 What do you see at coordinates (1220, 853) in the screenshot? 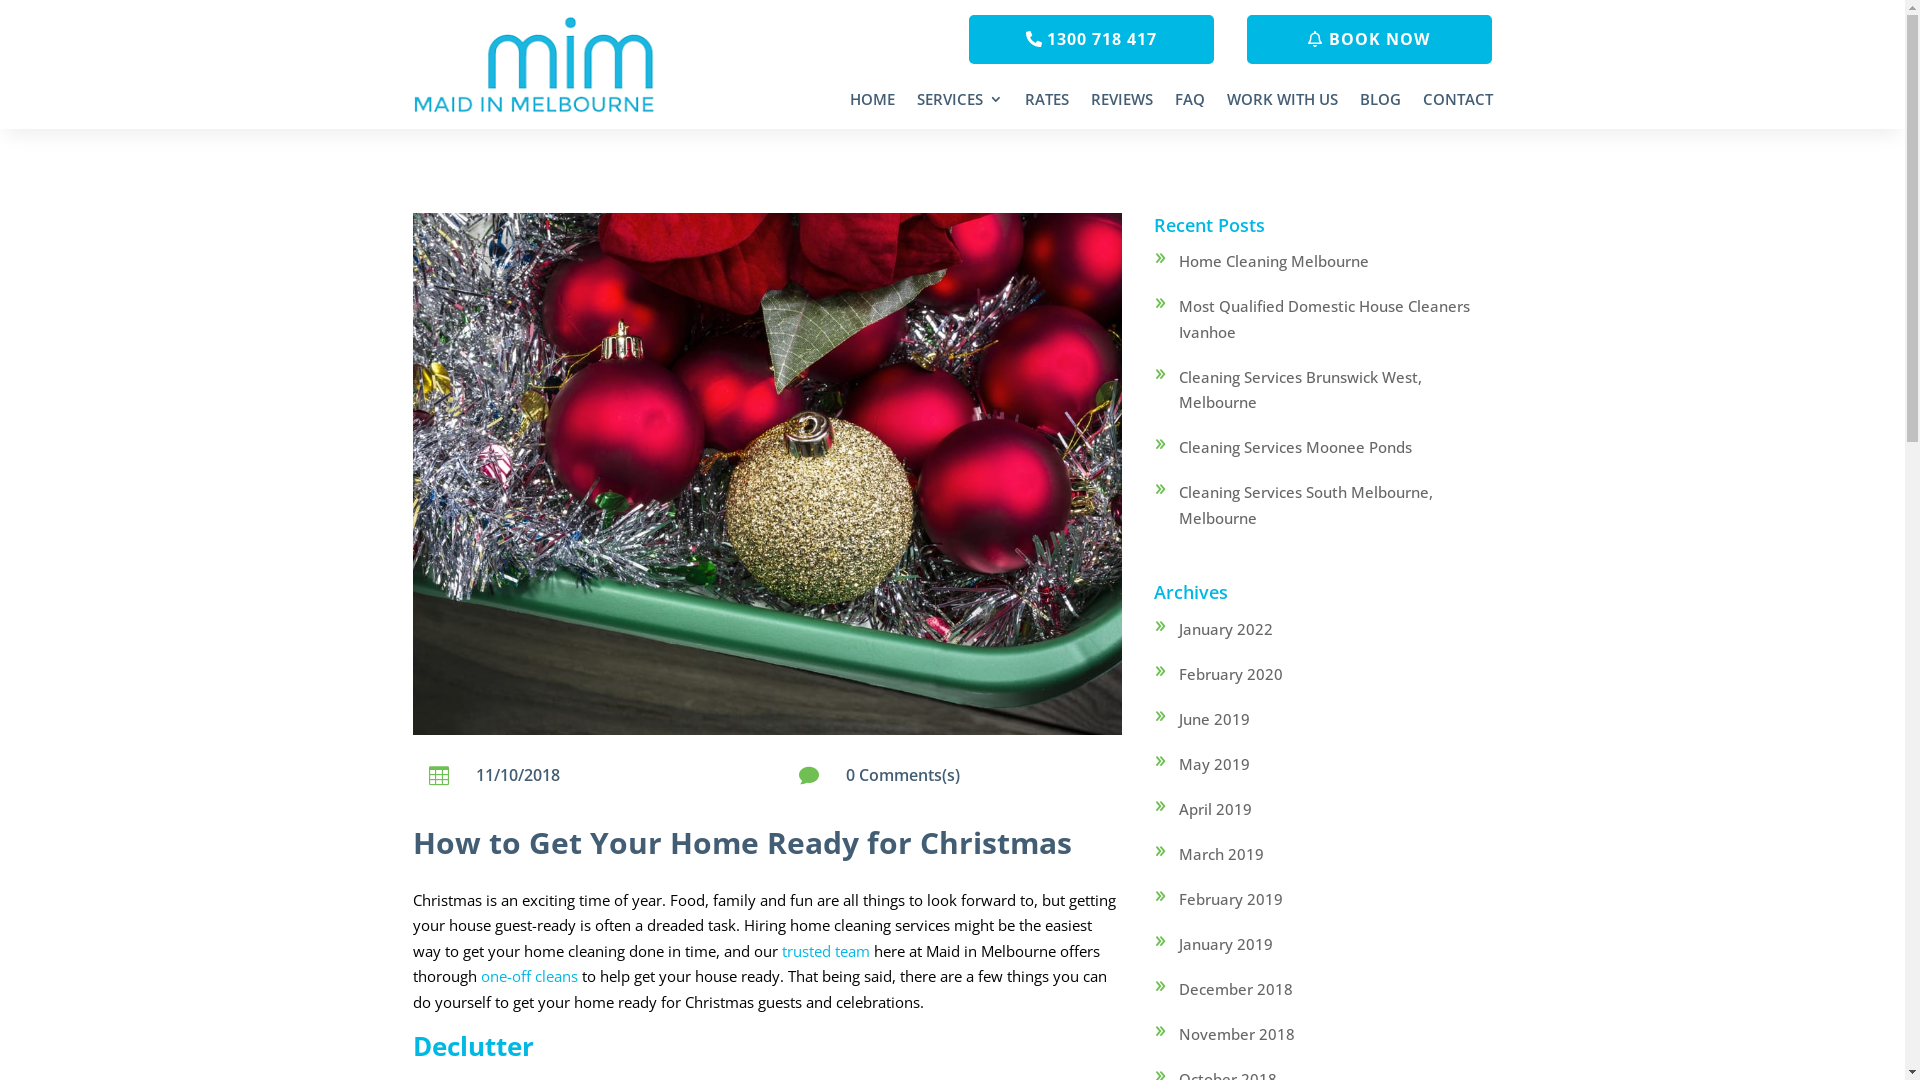
I see `'March 2019'` at bounding box center [1220, 853].